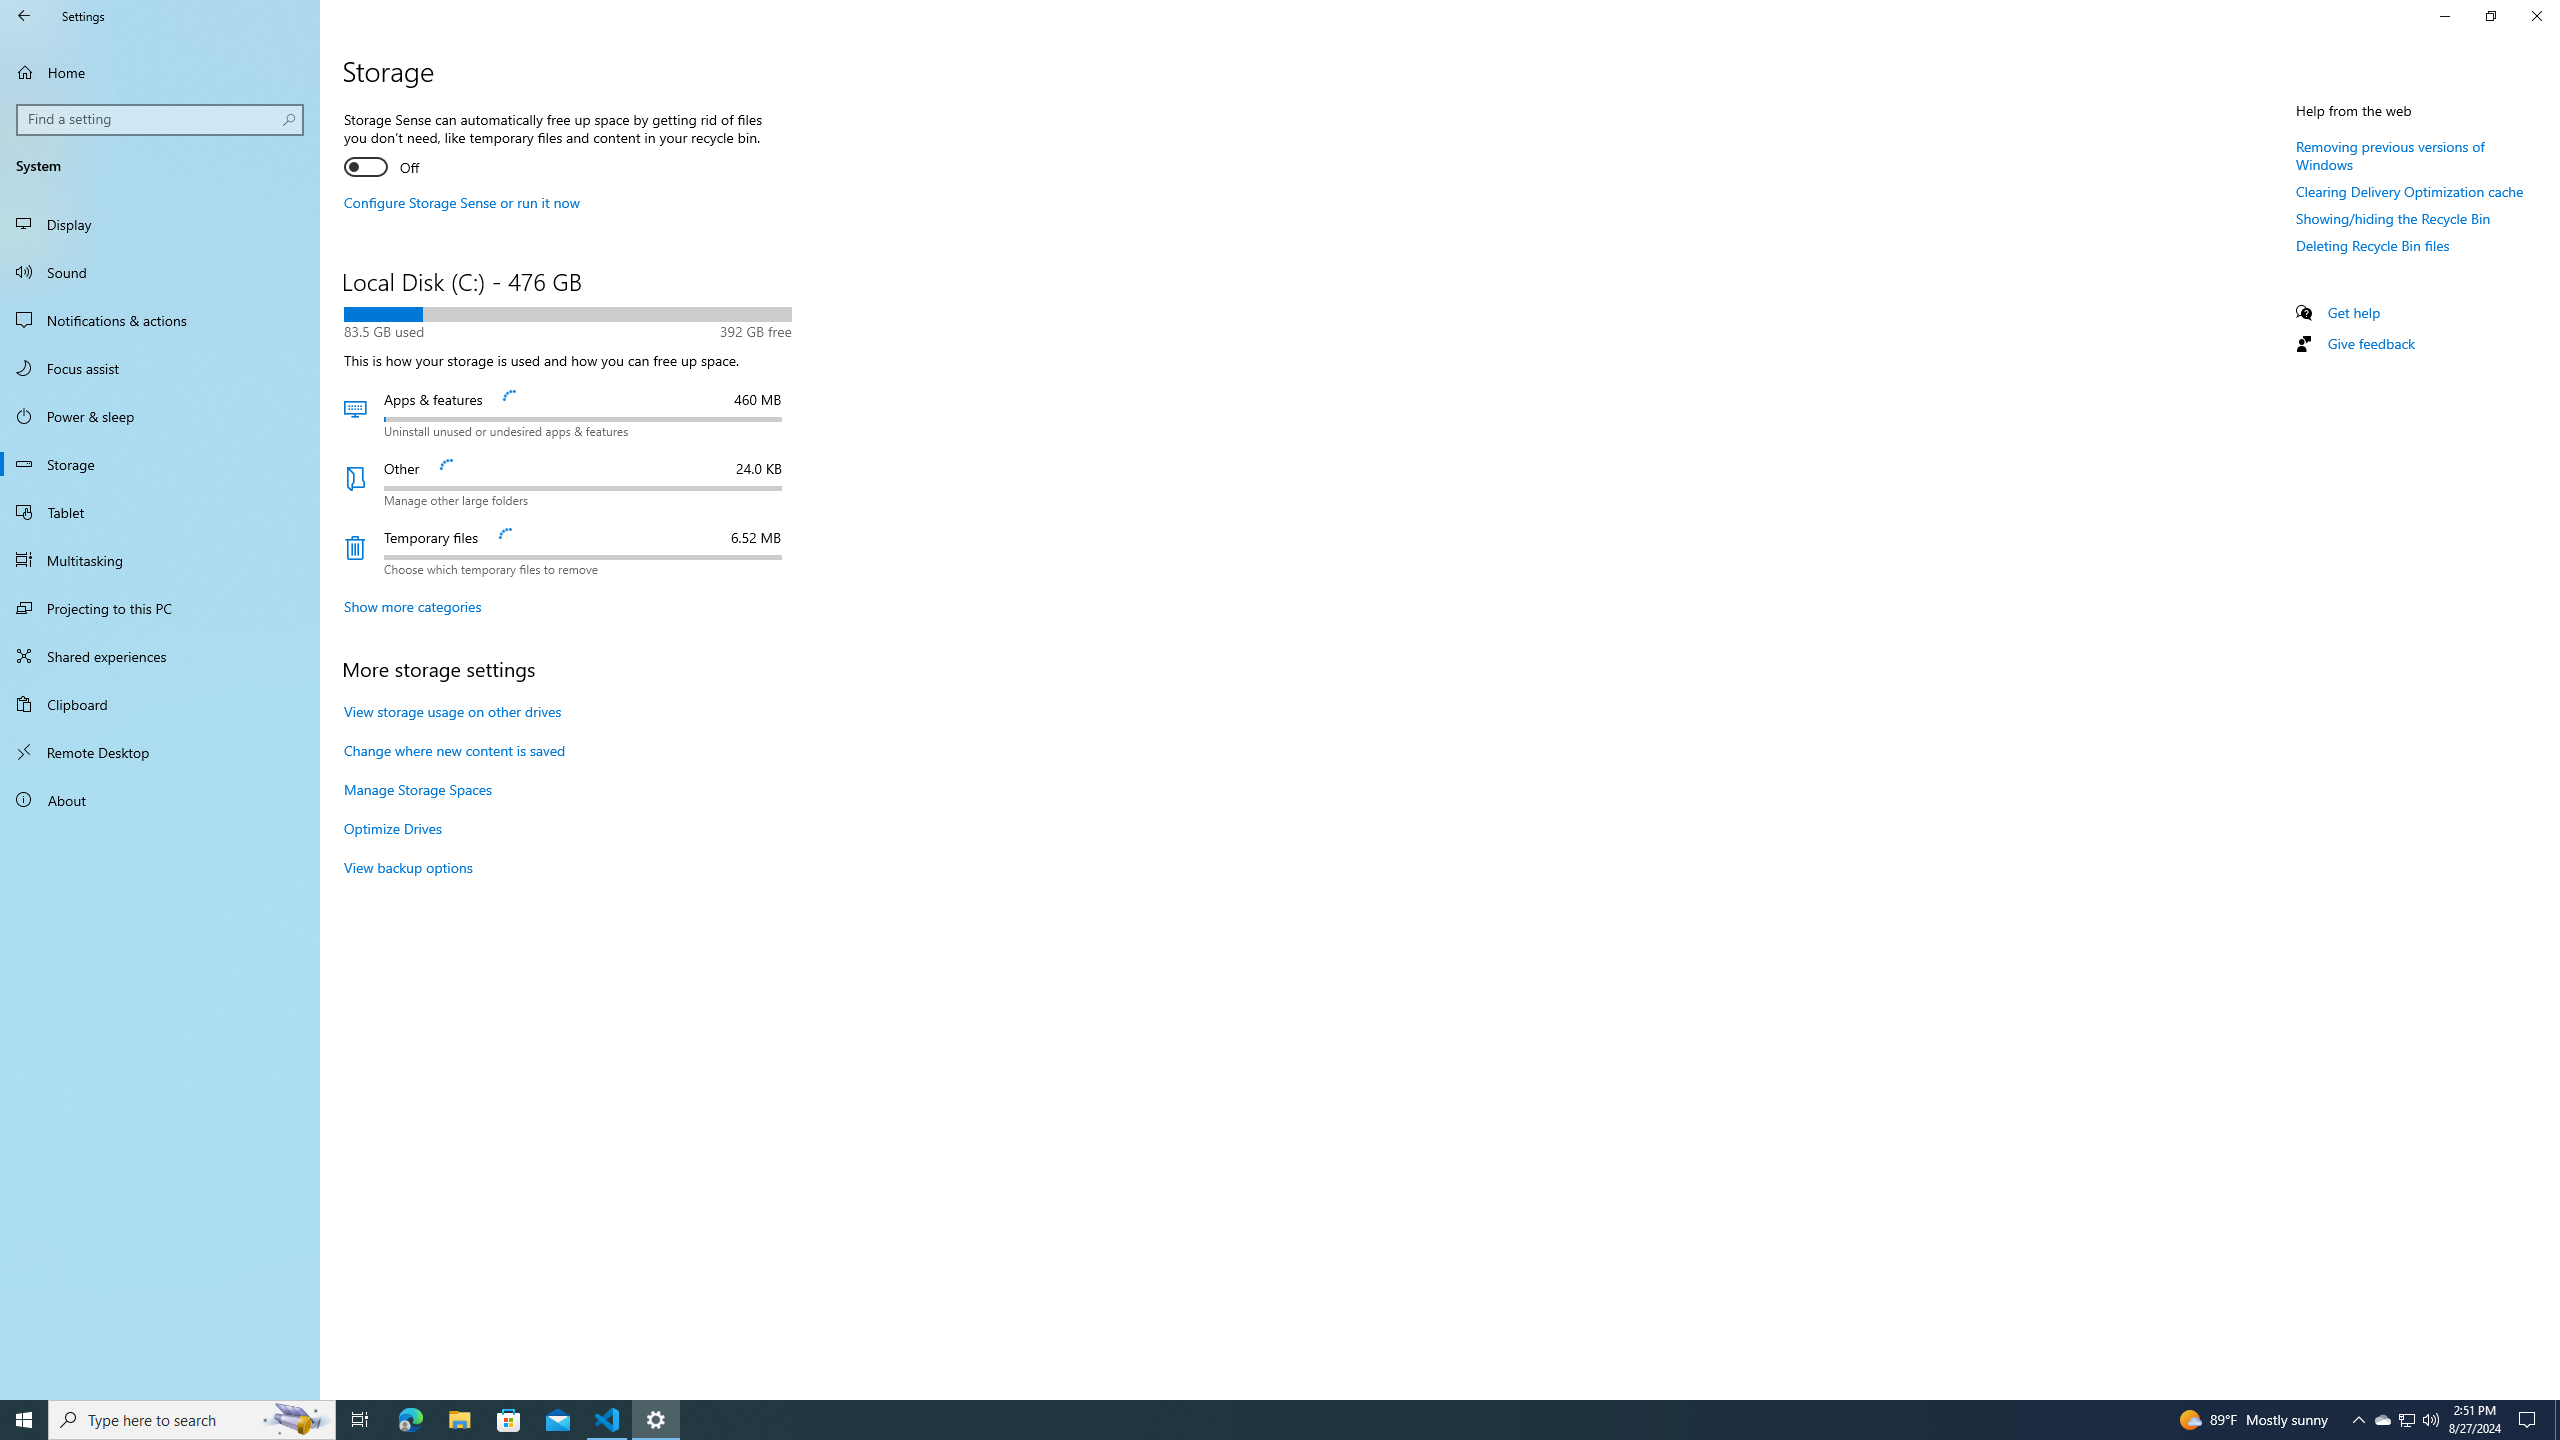 The image size is (2560, 1440). Describe the element at coordinates (159, 415) in the screenshot. I see `'Power & sleep'` at that location.